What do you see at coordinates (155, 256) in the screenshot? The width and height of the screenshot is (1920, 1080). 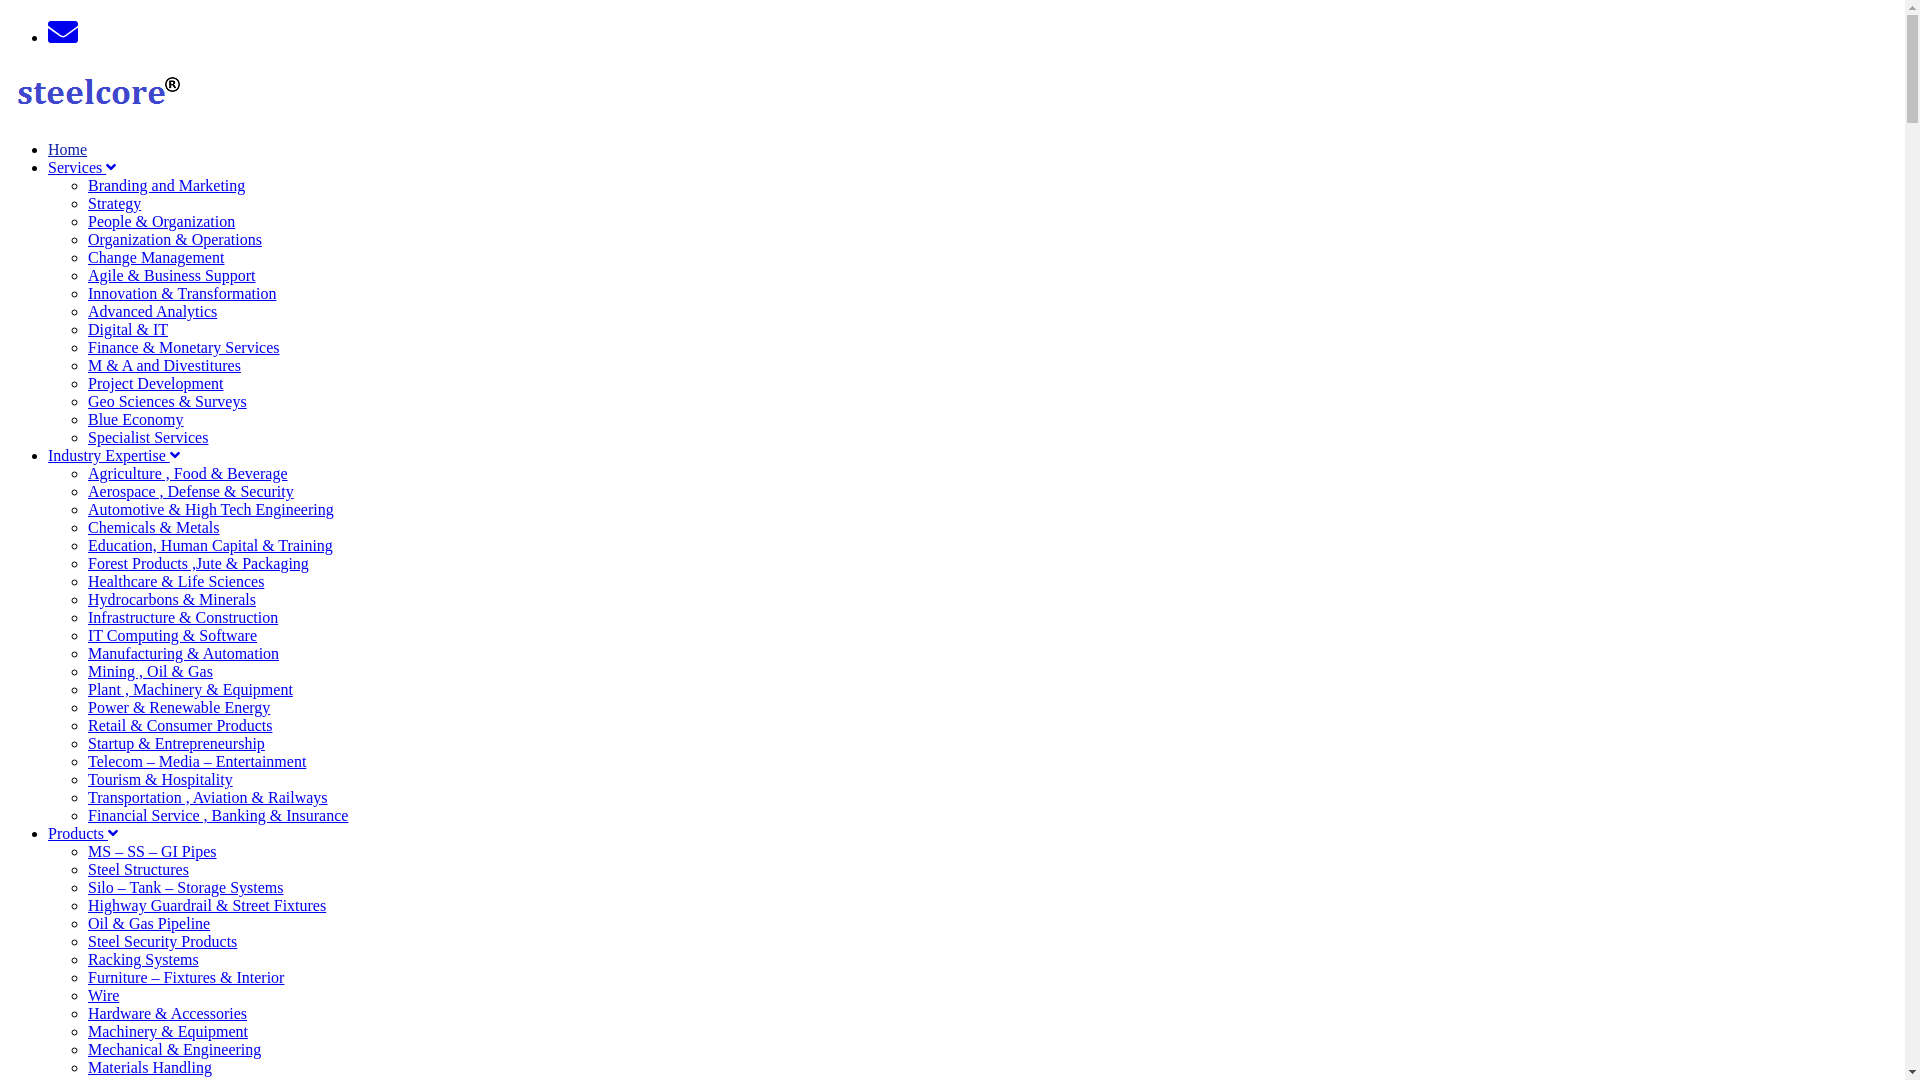 I see `'Change Management'` at bounding box center [155, 256].